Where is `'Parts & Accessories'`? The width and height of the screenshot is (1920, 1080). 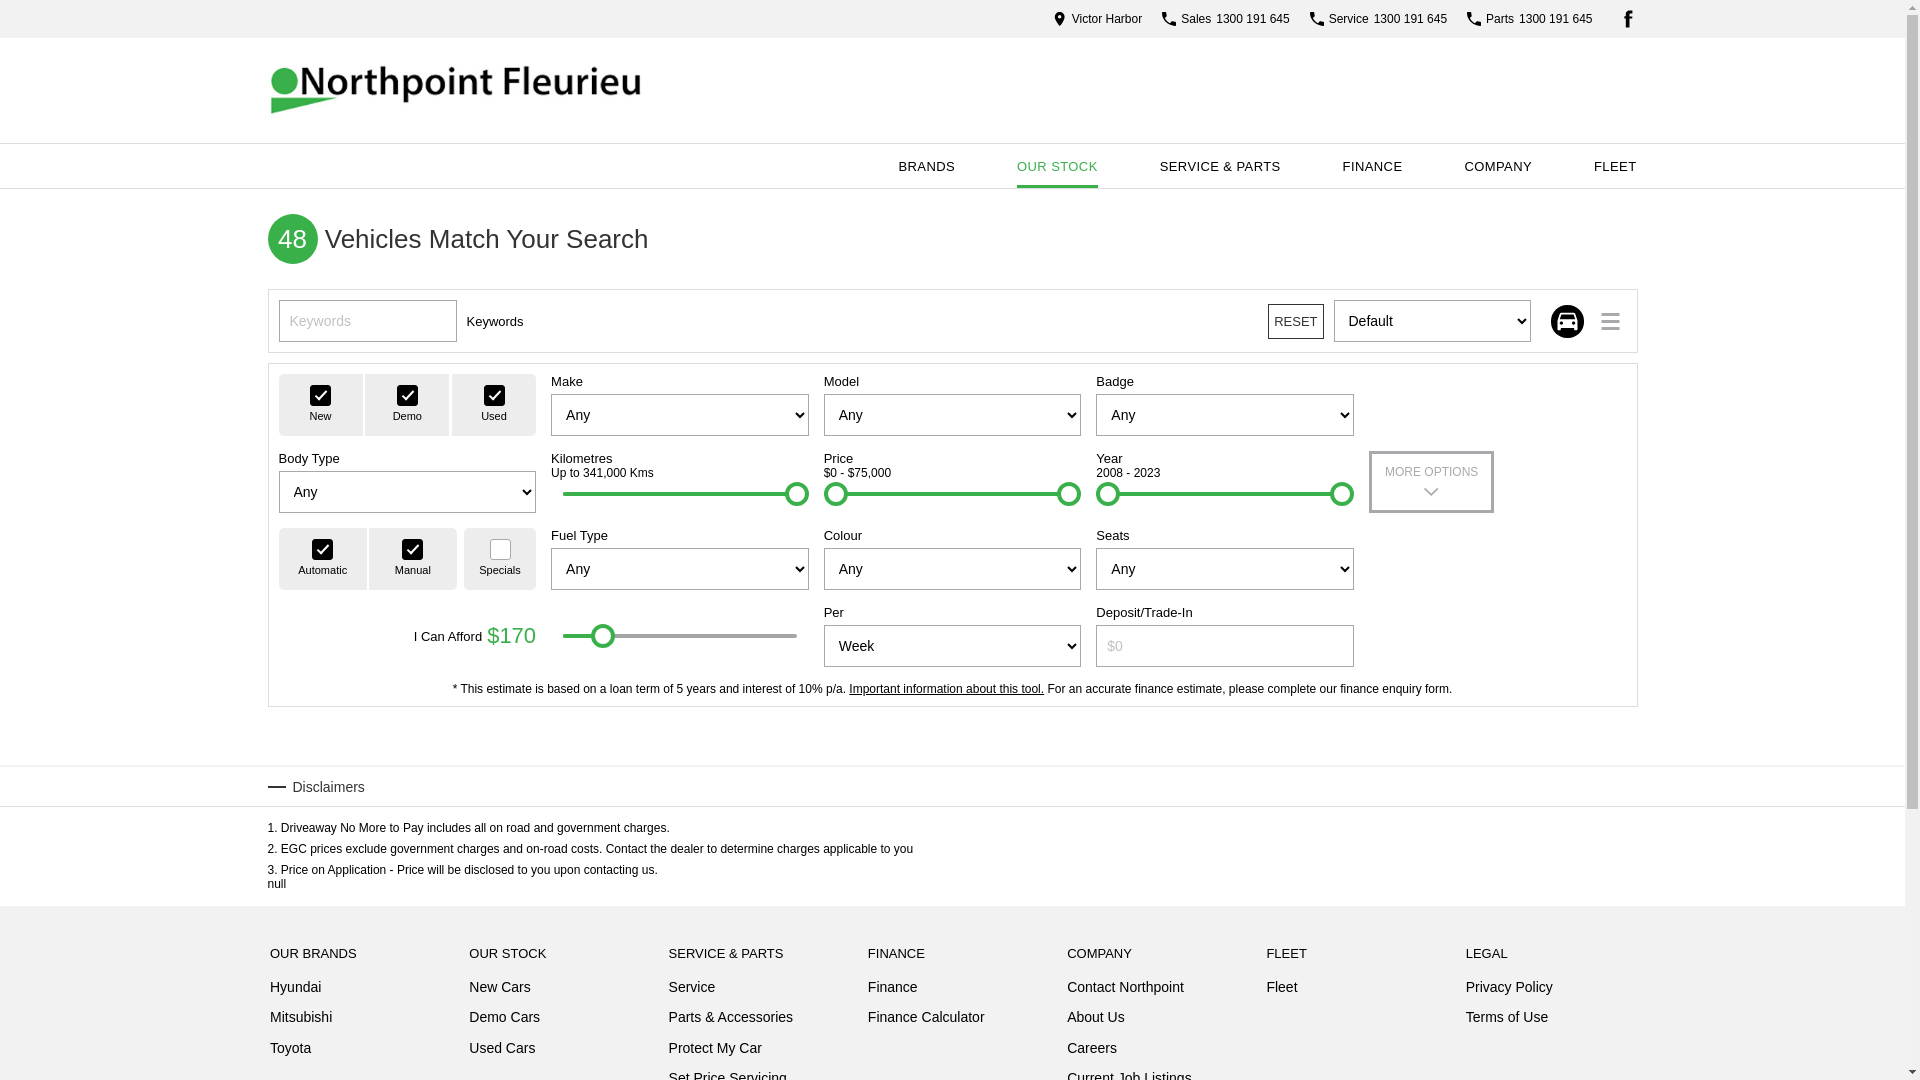
'Parts & Accessories' is located at coordinates (730, 1021).